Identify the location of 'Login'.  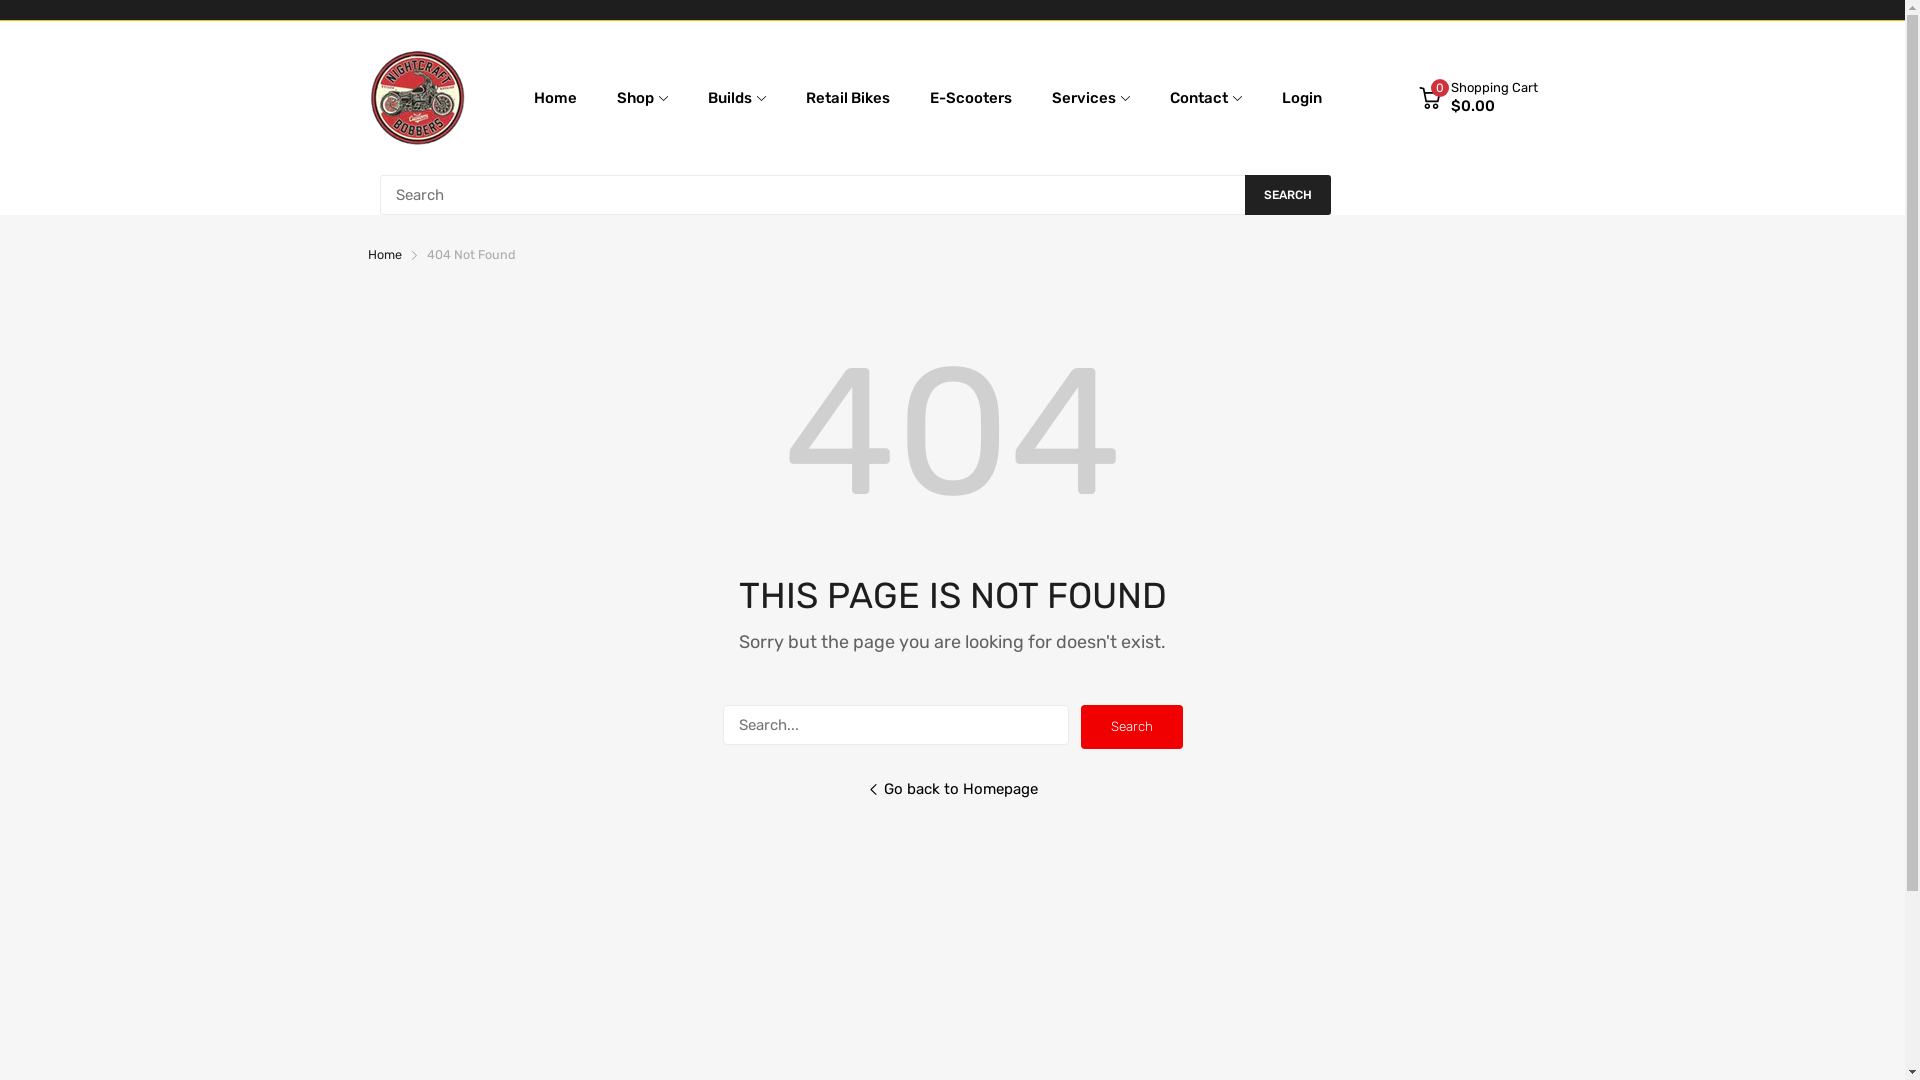
(1281, 97).